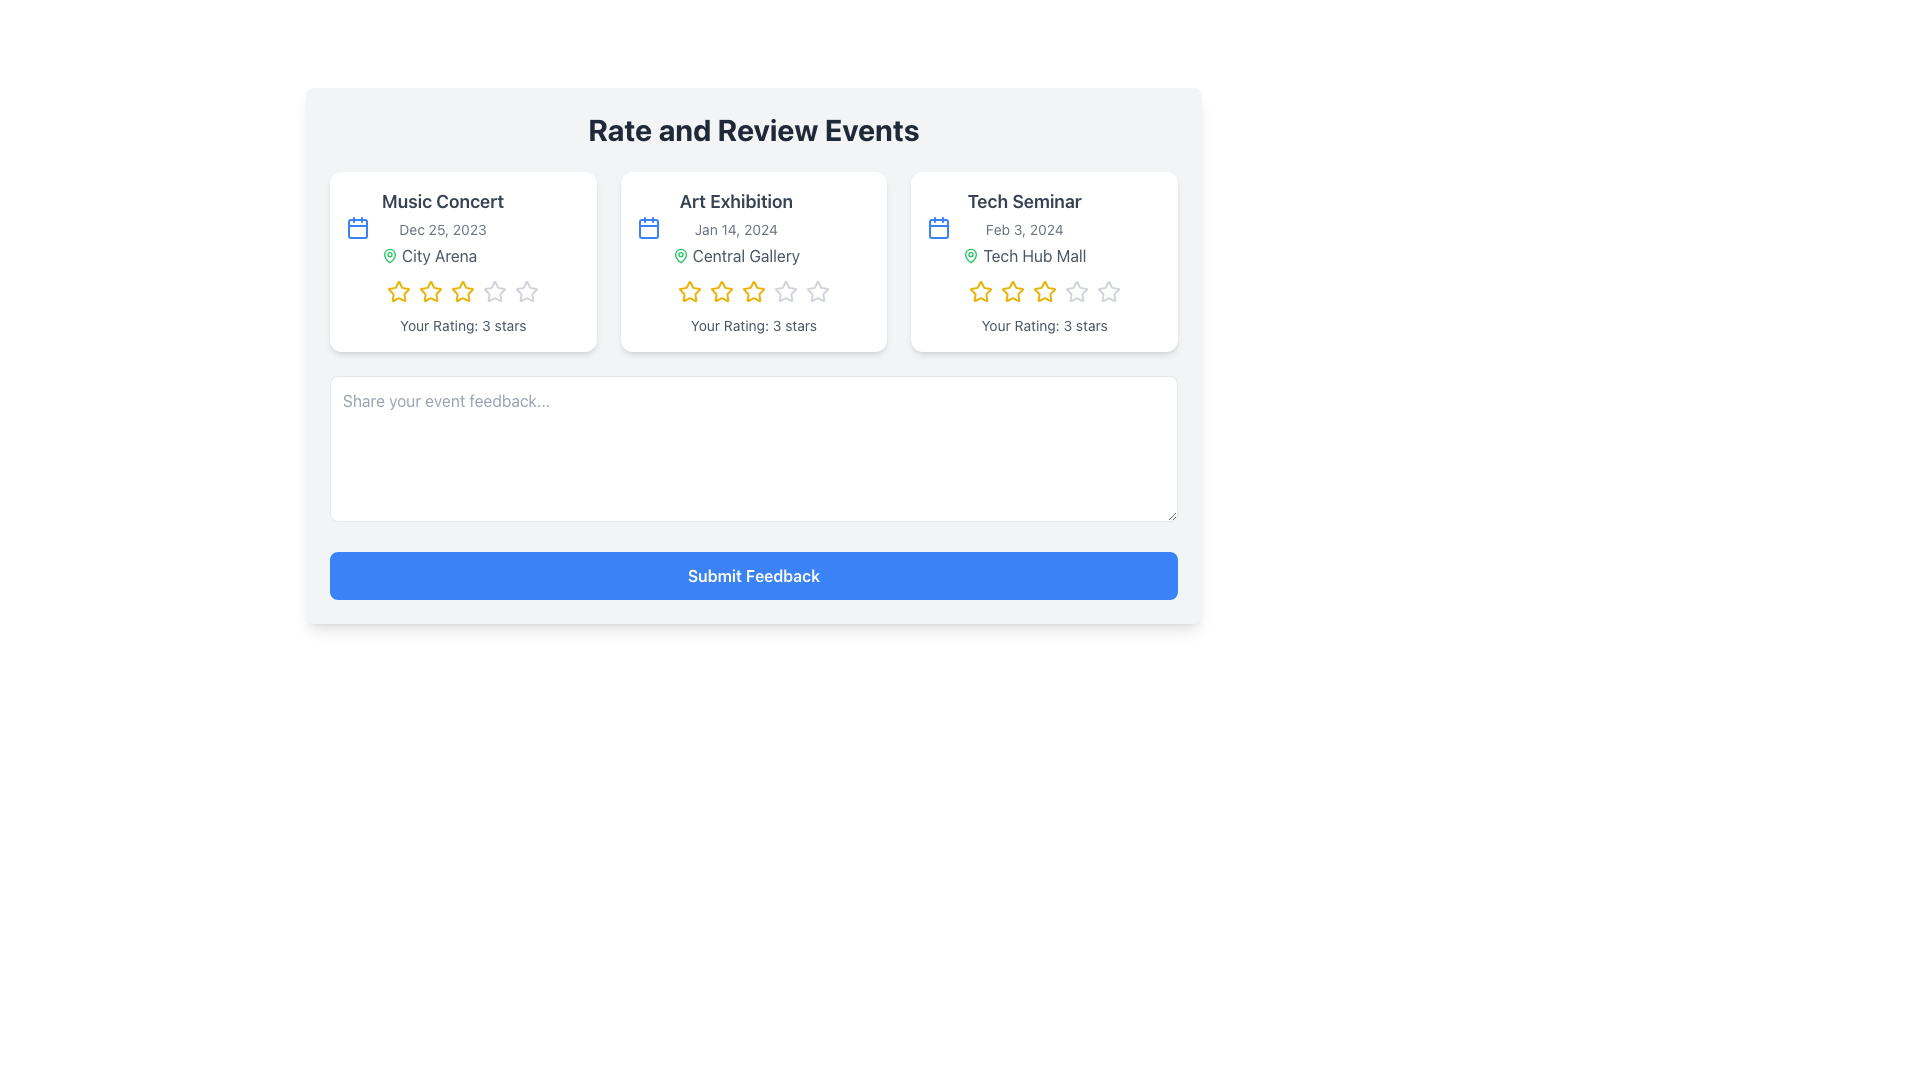 This screenshot has height=1080, width=1920. I want to click on the first star icon in the rating row under the 'Tech Seminar' section, so click(980, 291).